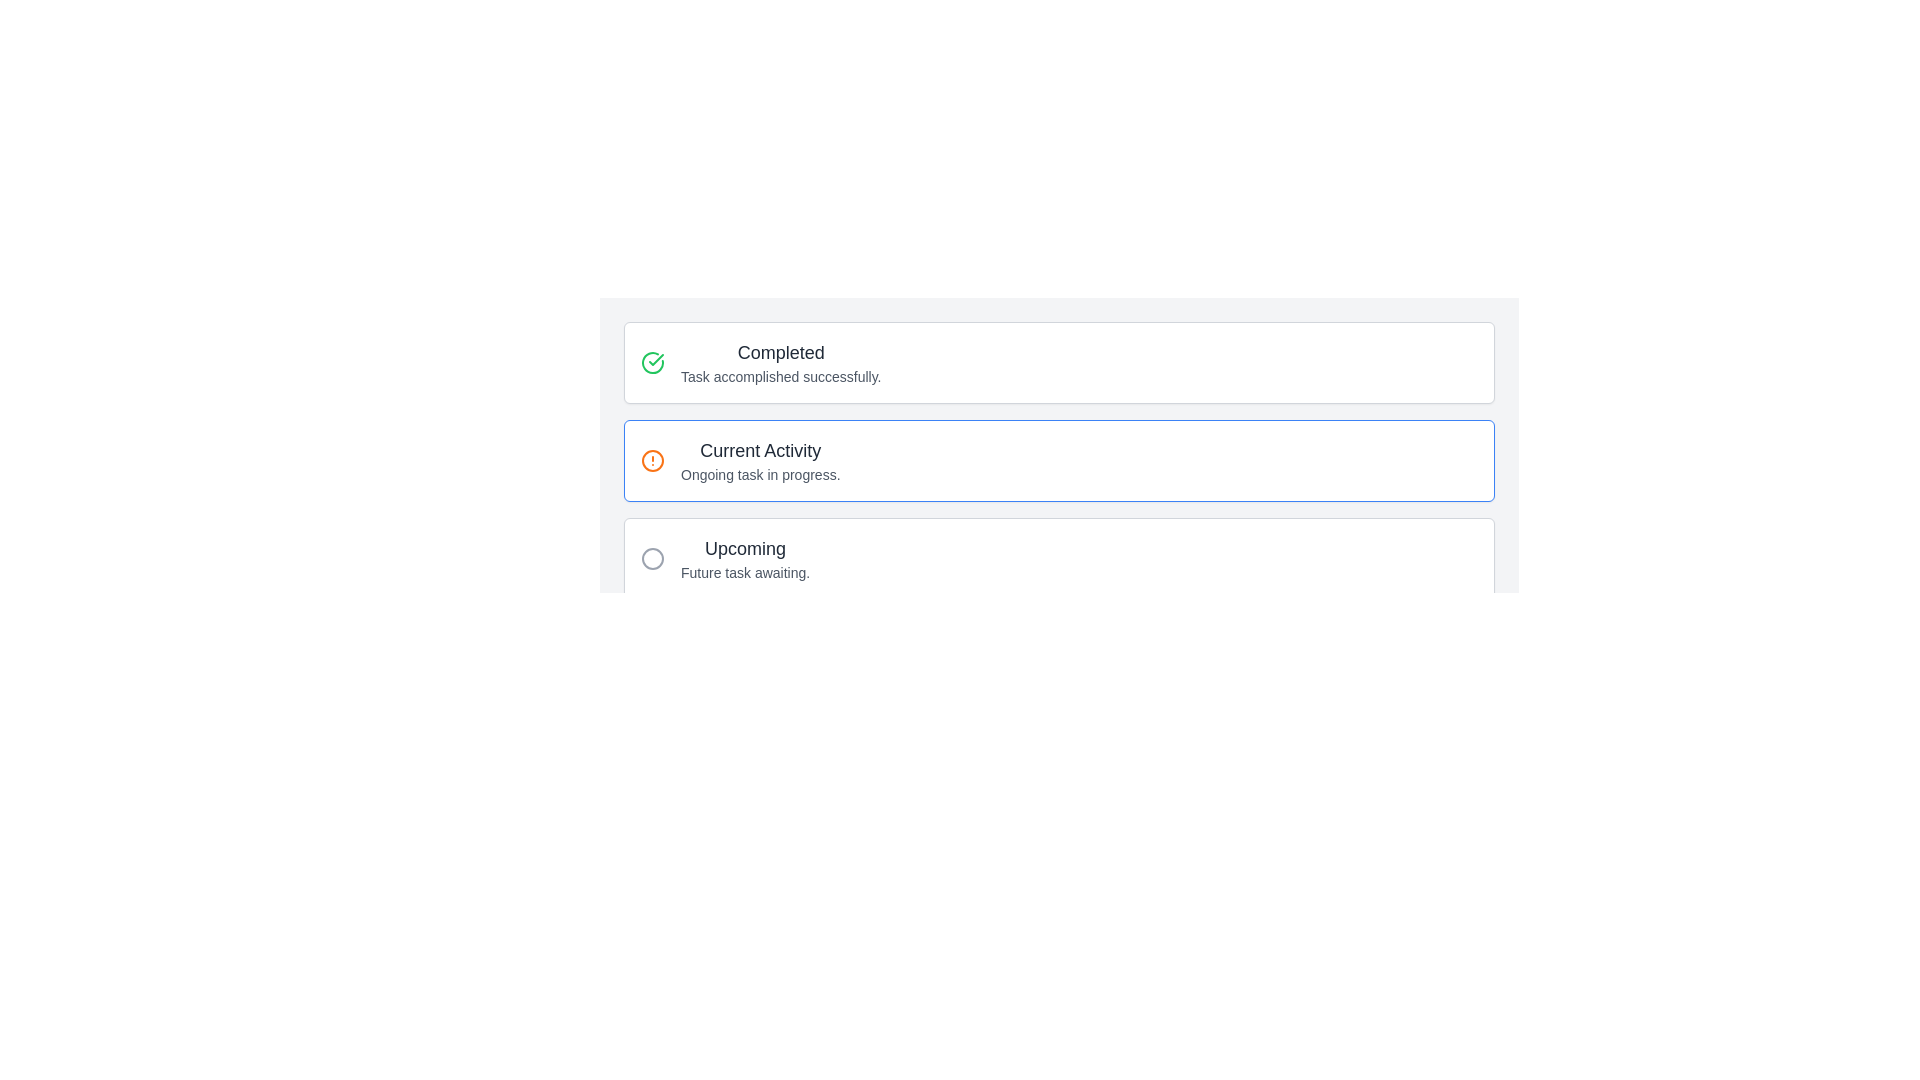  Describe the element at coordinates (744, 559) in the screenshot. I see `the textual label indicating 'Upcoming' with additional details 'Future task awaiting.' positioned as the third section in a vertical sequence of task status labels` at that location.